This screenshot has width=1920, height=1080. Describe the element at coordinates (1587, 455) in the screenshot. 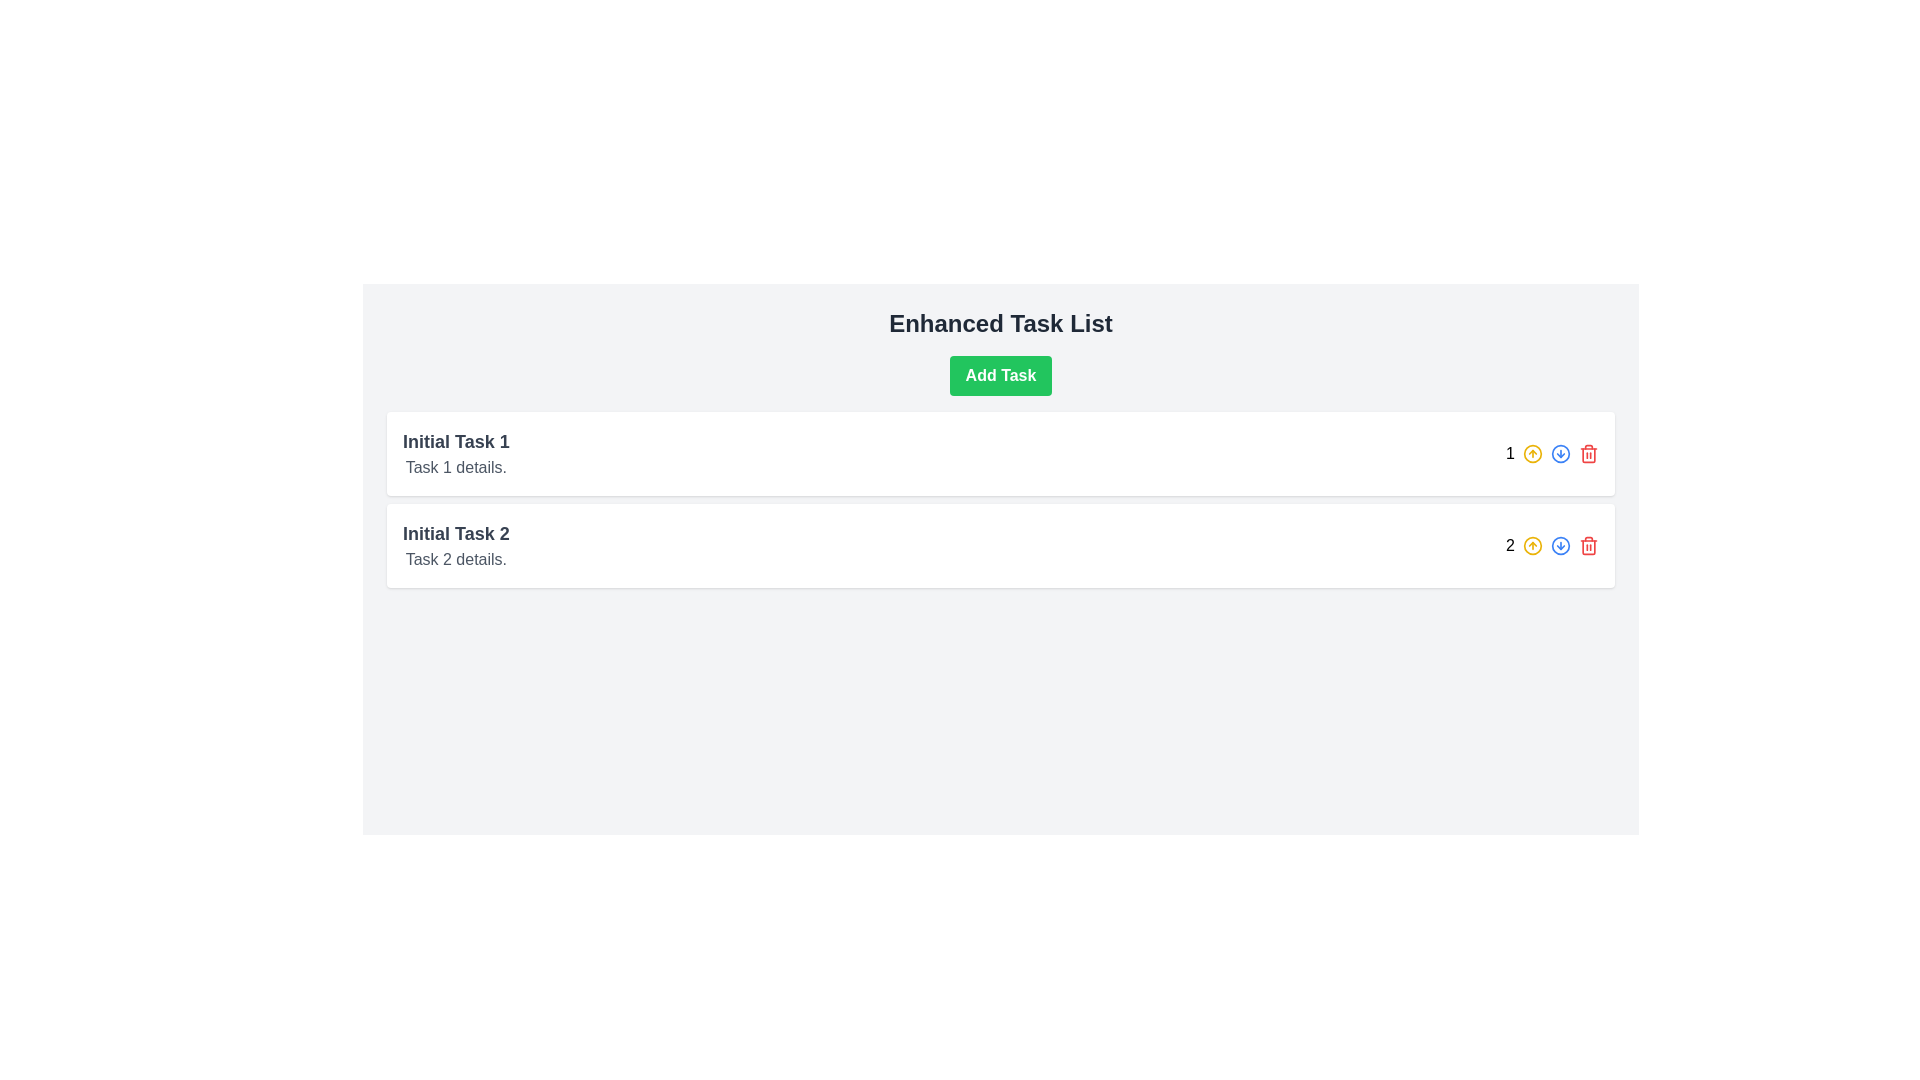

I see `the red rounded rectangular stroke of the trash can icon` at that location.